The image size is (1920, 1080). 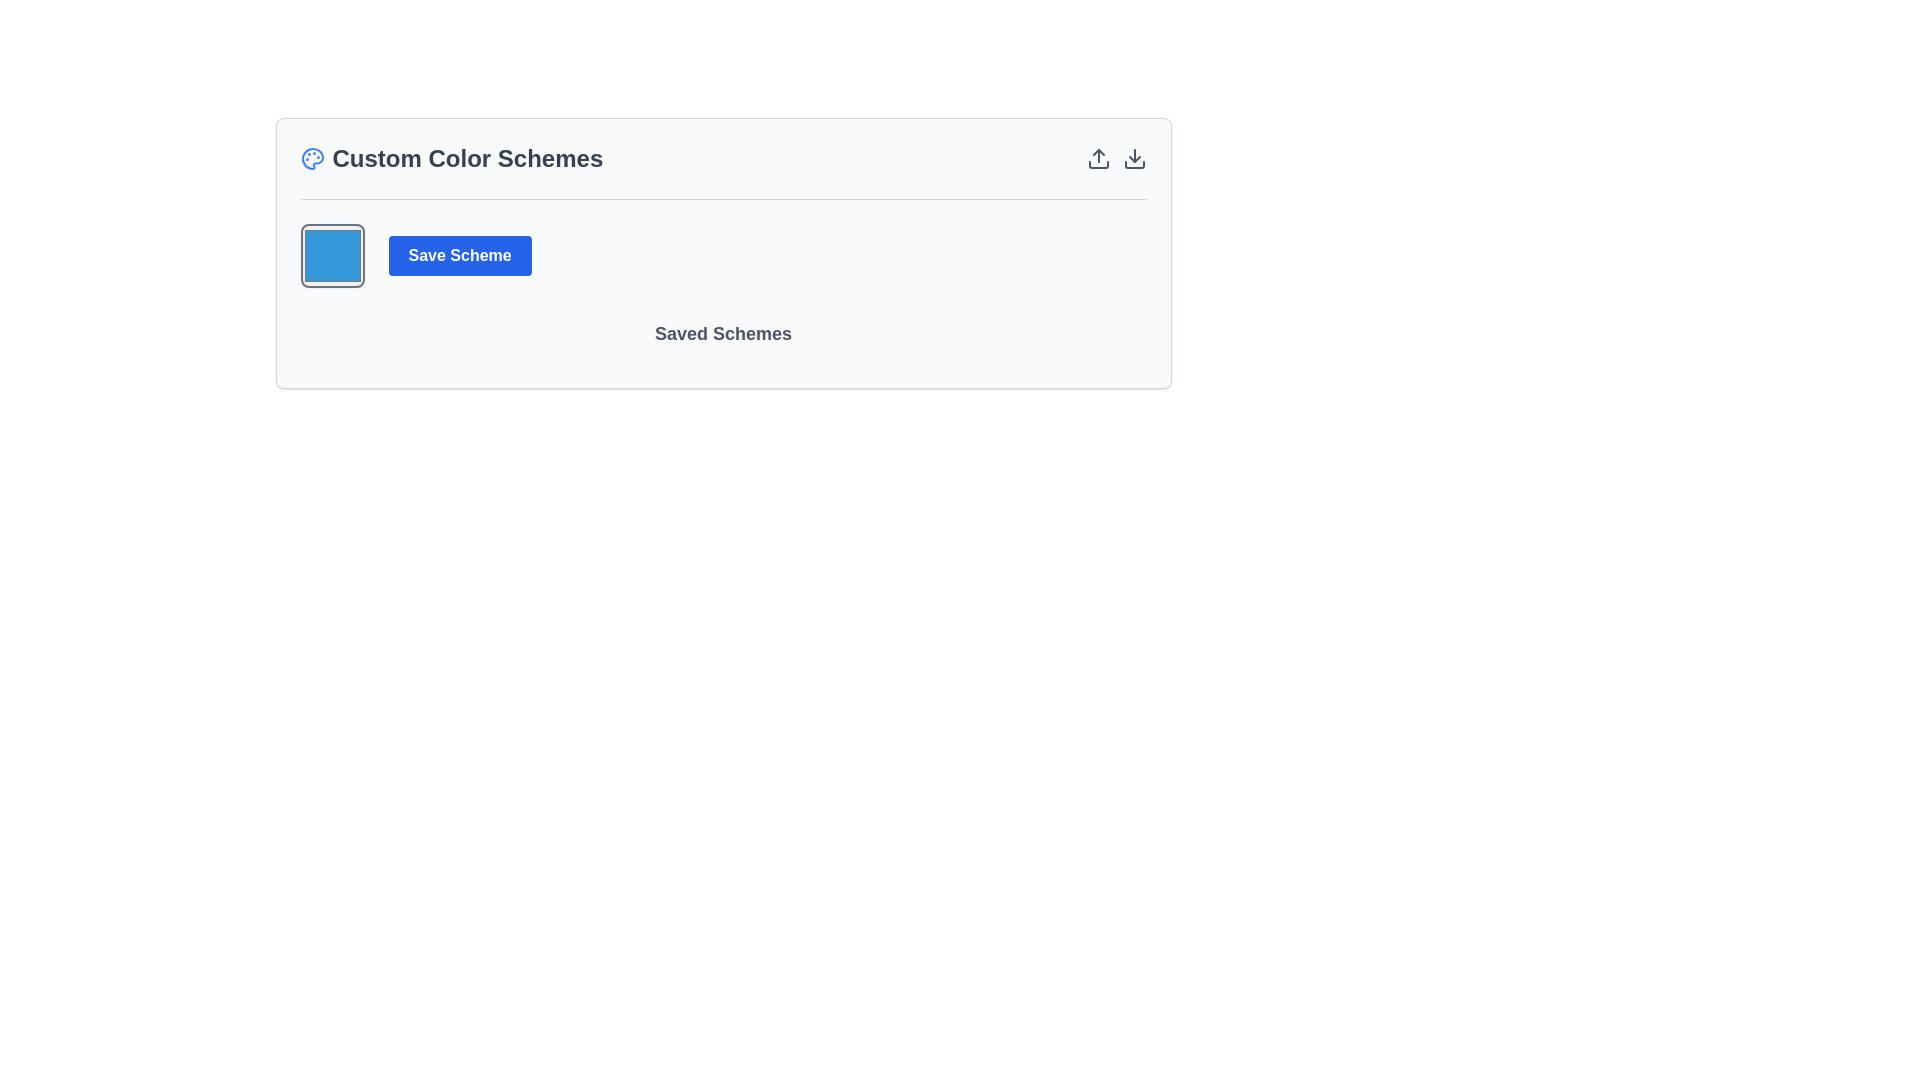 I want to click on the down-facing arrow icon in the Interactive Icon Group to initiate the export action, so click(x=1115, y=157).